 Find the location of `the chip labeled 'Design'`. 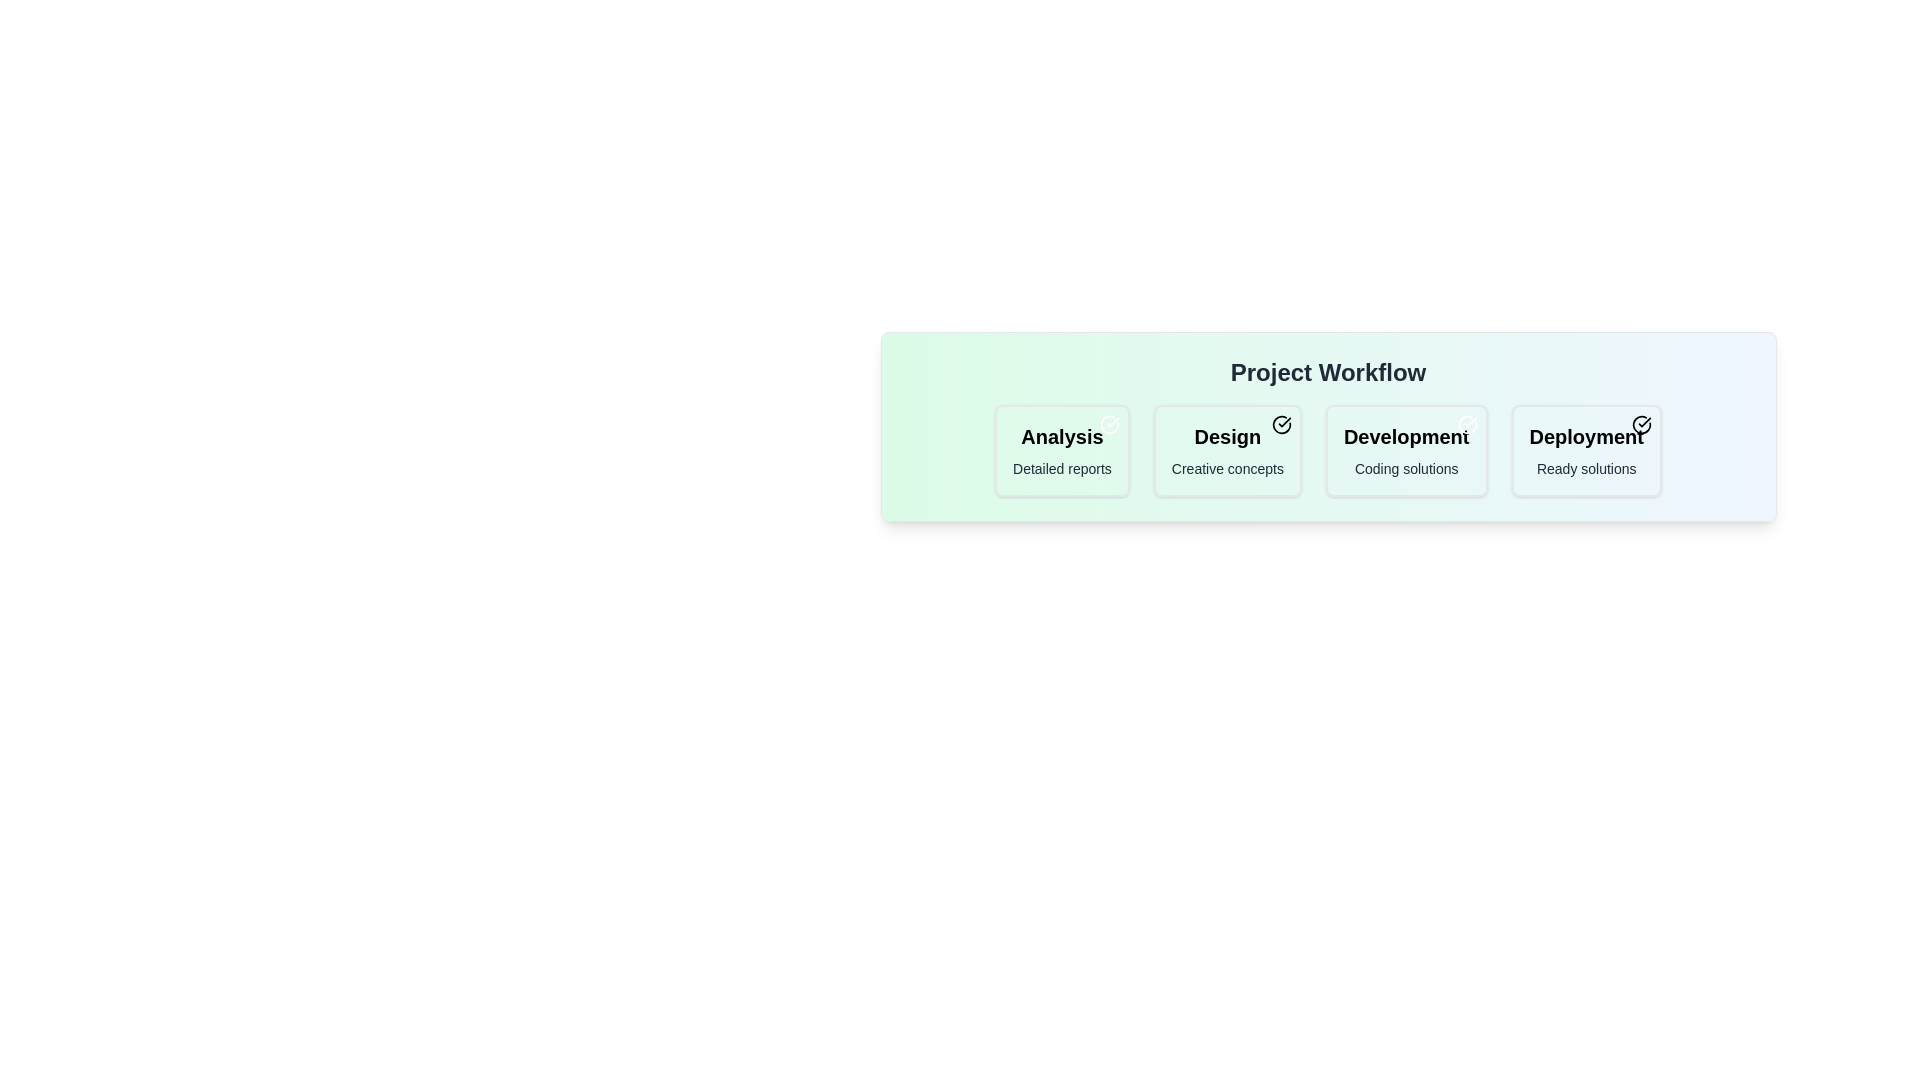

the chip labeled 'Design' is located at coordinates (1226, 451).